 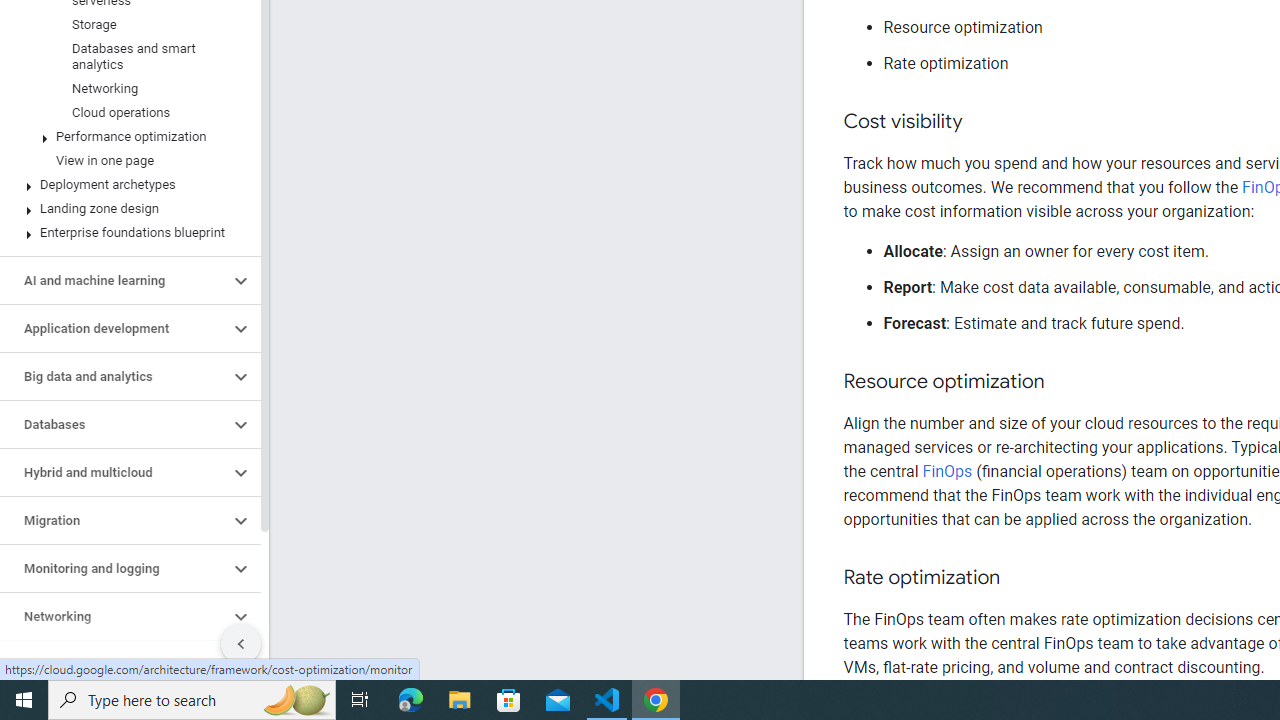 I want to click on 'FinOps', so click(x=946, y=471).